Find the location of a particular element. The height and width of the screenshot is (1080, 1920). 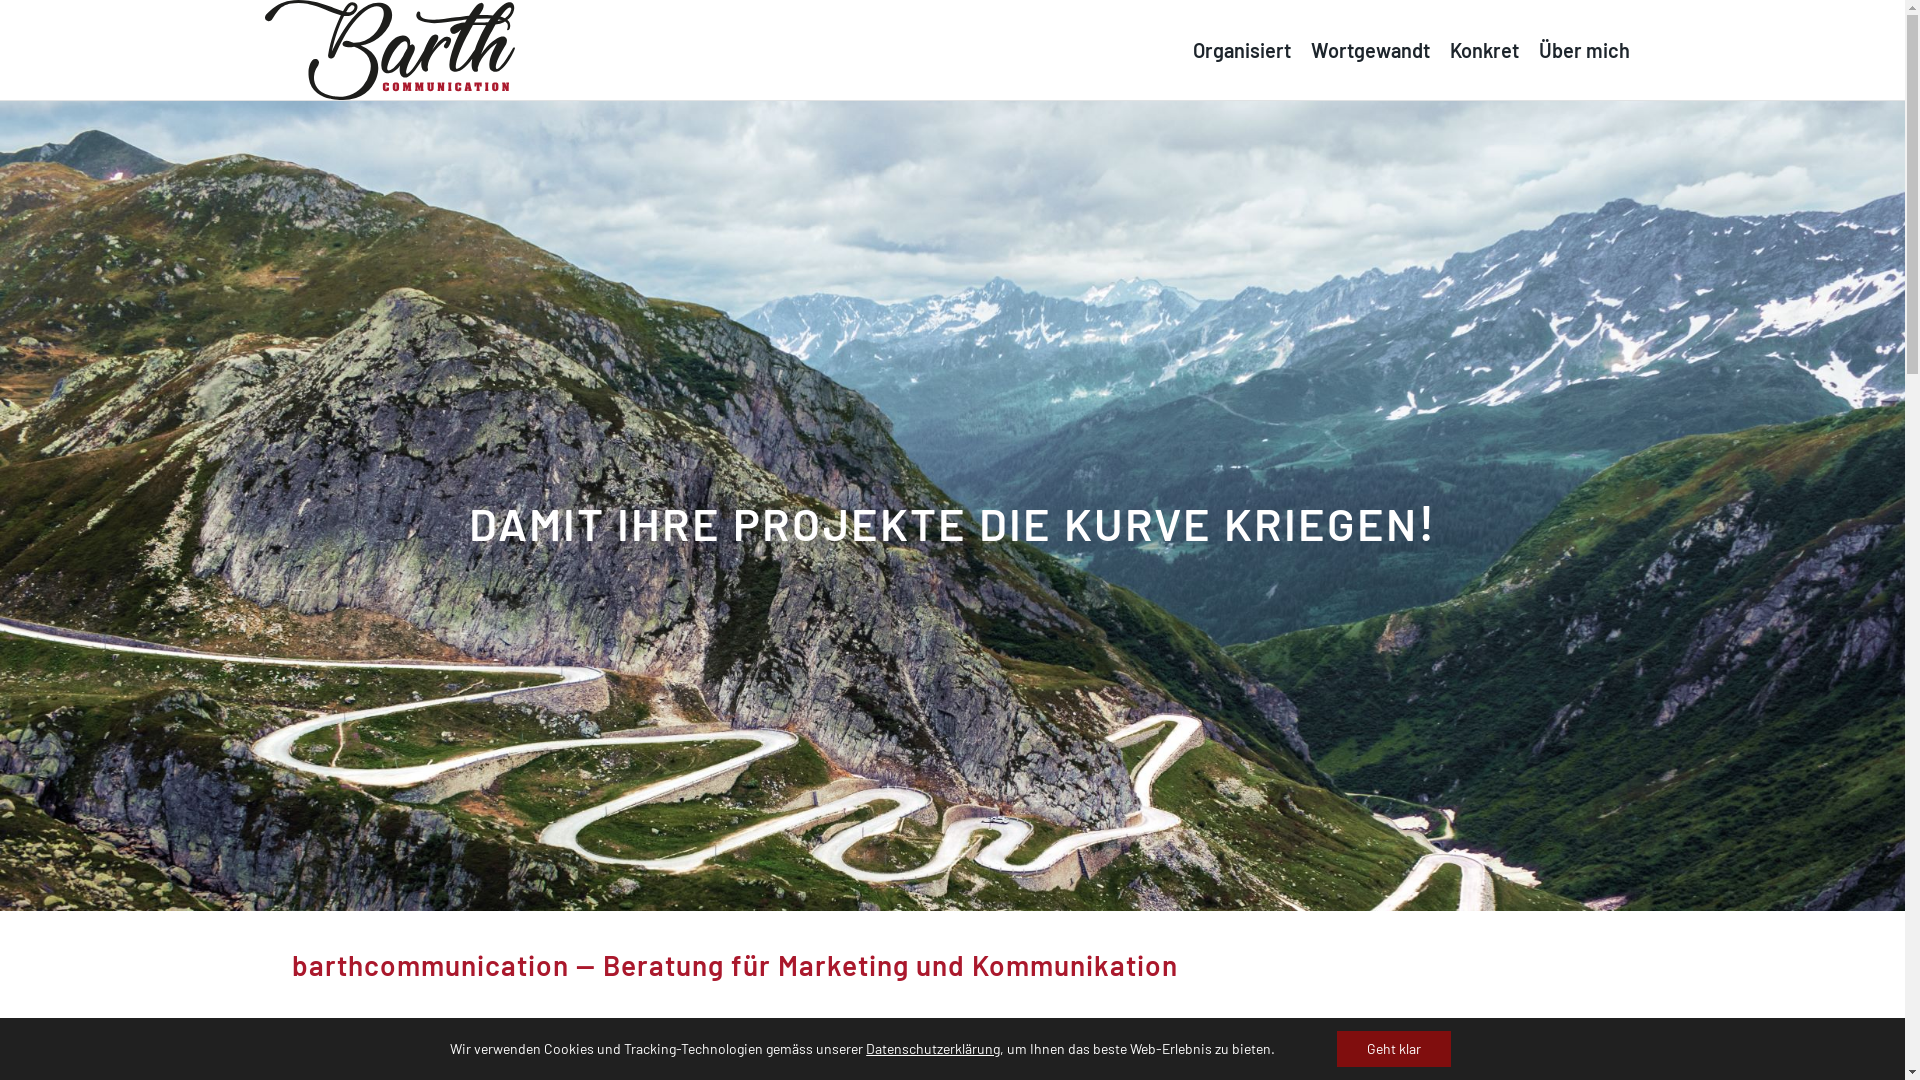

'Geht klar' is located at coordinates (1392, 1048).